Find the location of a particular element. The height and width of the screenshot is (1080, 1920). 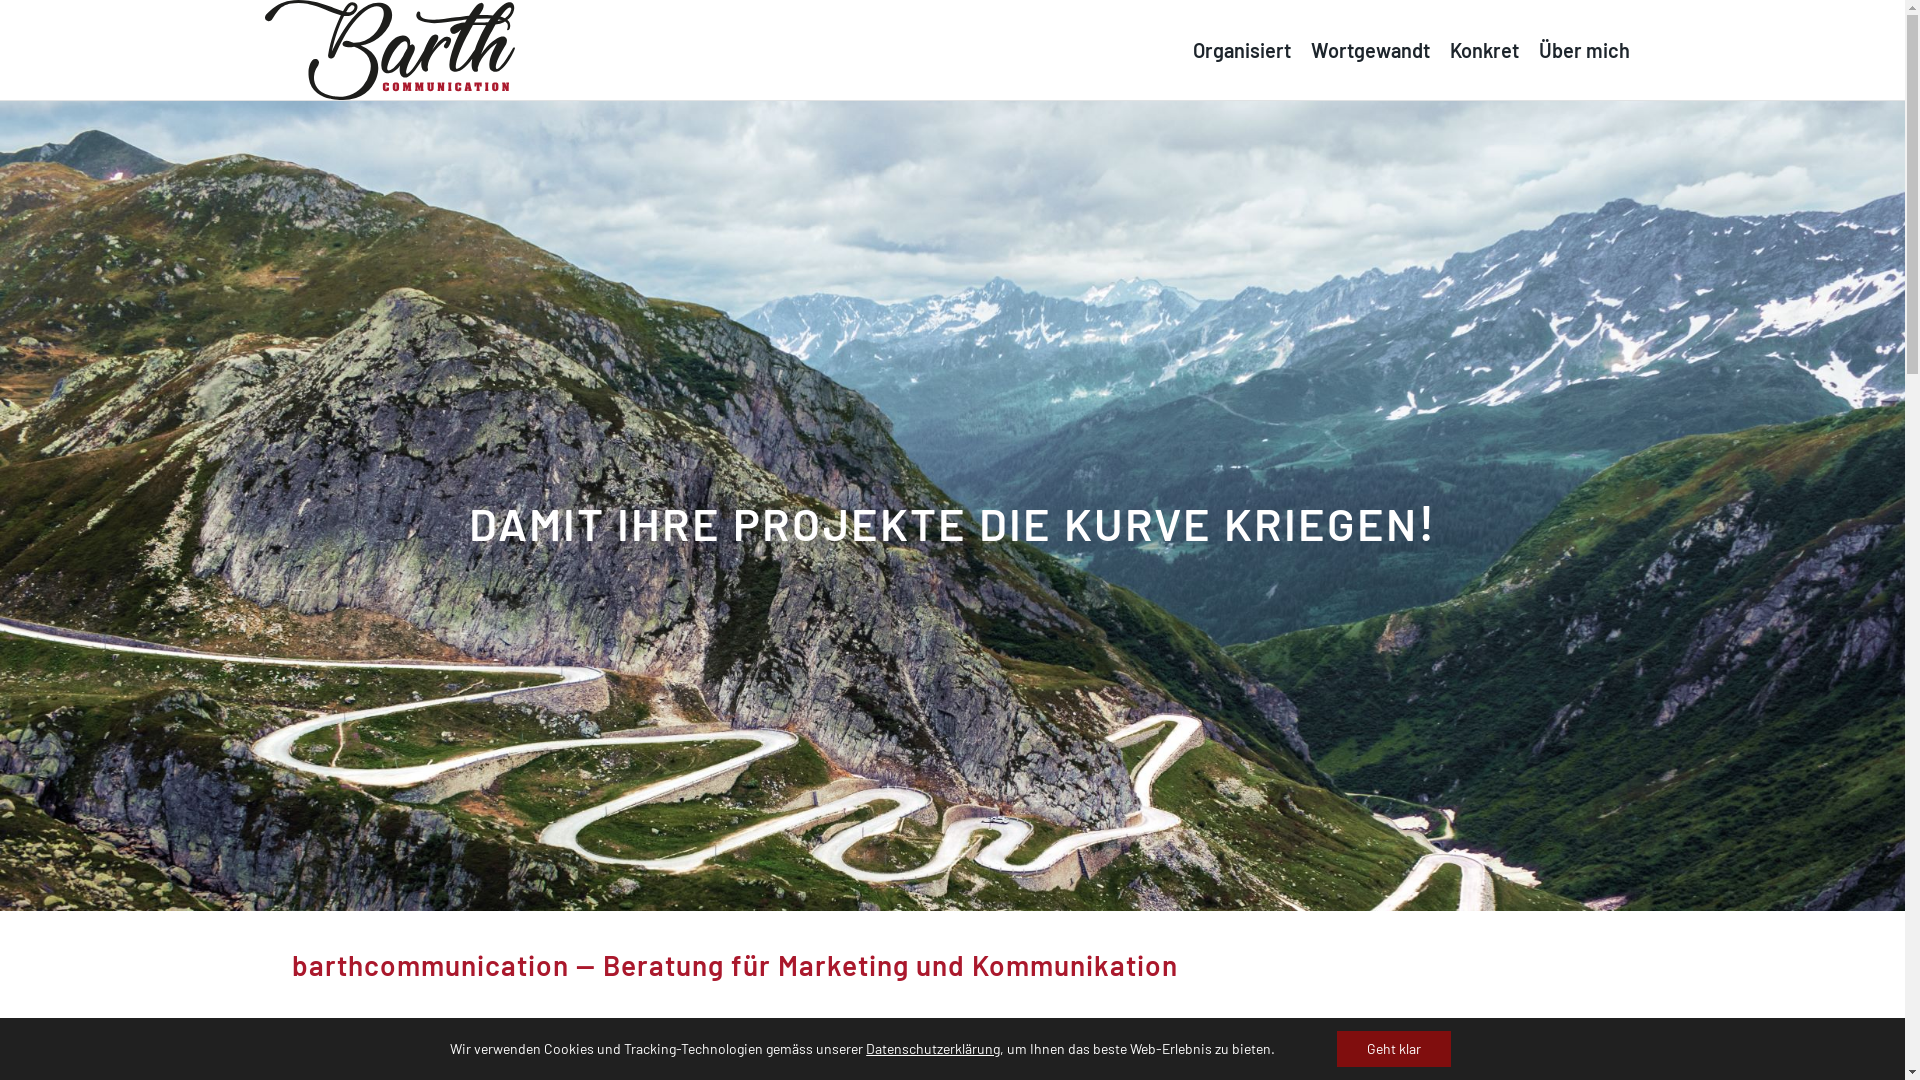

'Geht klar' is located at coordinates (1392, 1048).